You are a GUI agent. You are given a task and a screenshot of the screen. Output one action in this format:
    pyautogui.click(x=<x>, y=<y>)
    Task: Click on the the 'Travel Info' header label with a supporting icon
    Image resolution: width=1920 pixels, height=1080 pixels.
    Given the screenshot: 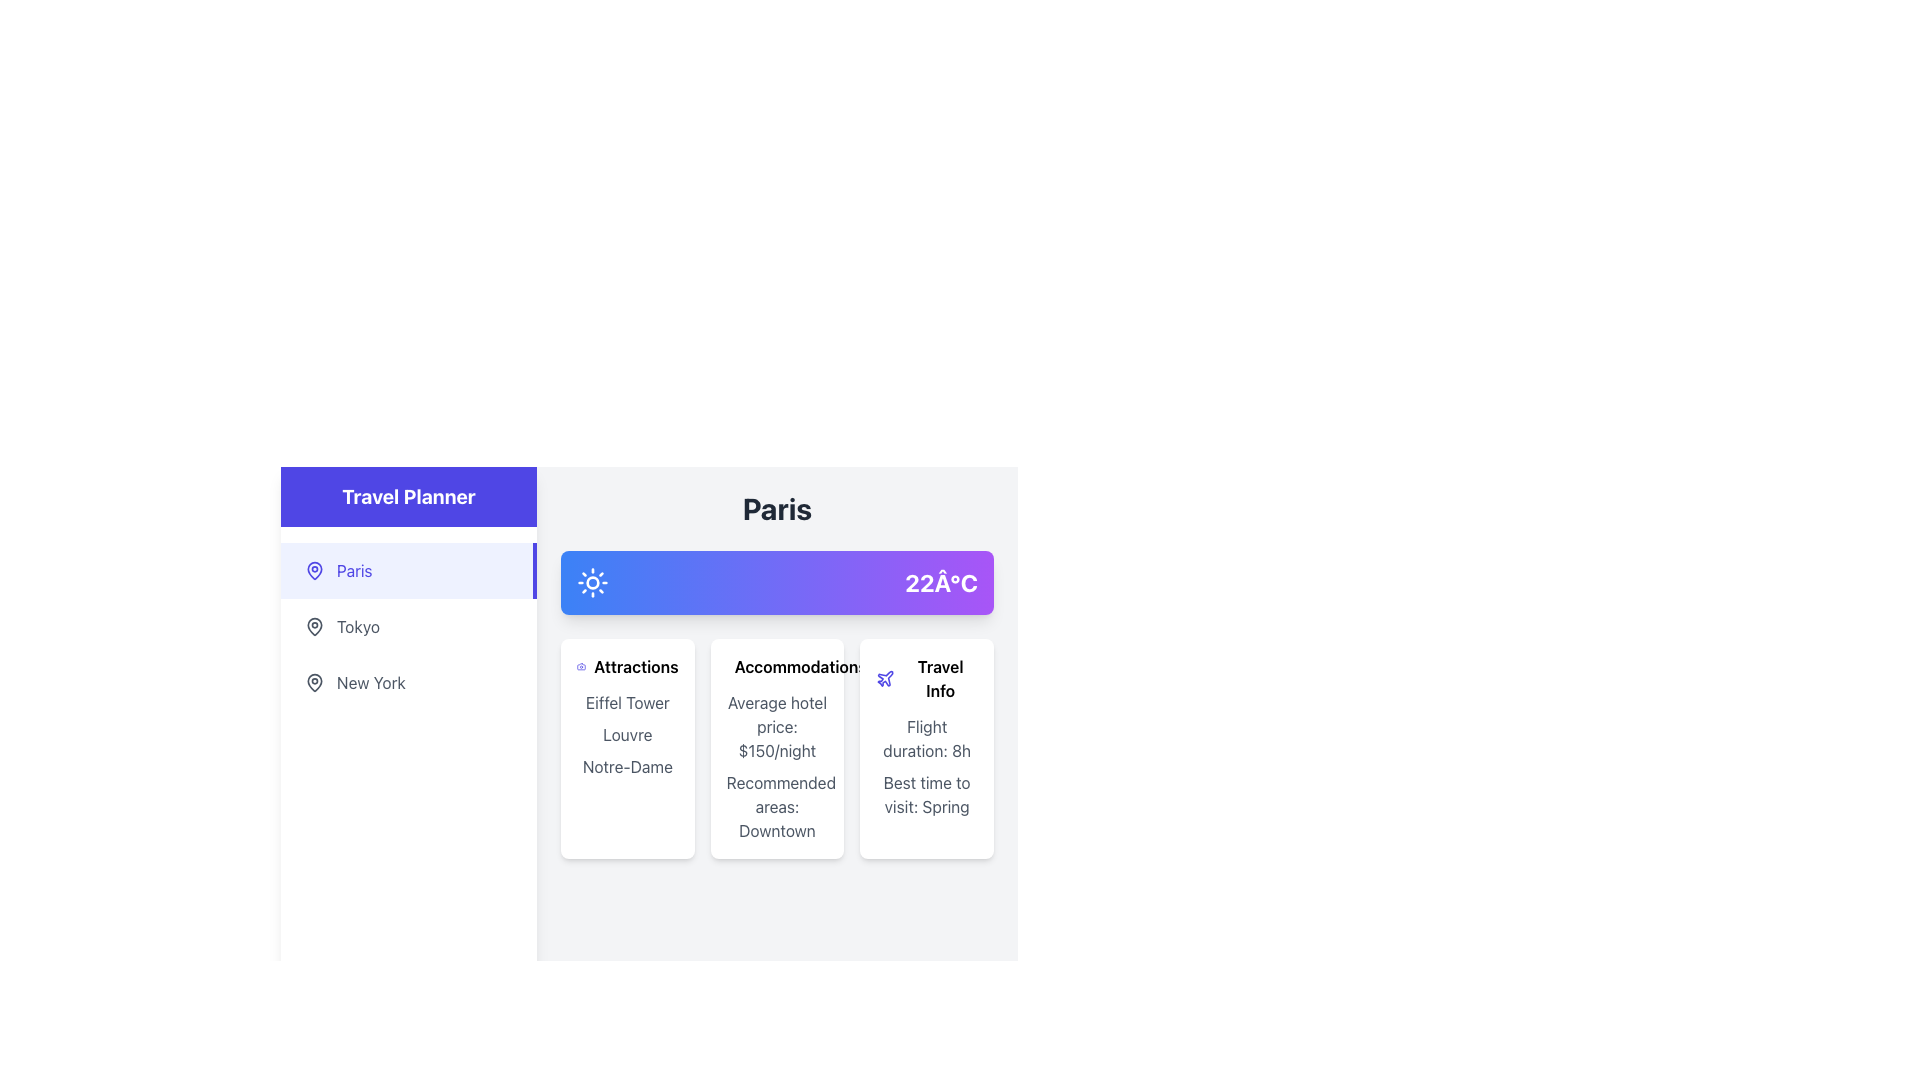 What is the action you would take?
    pyautogui.click(x=926, y=677)
    